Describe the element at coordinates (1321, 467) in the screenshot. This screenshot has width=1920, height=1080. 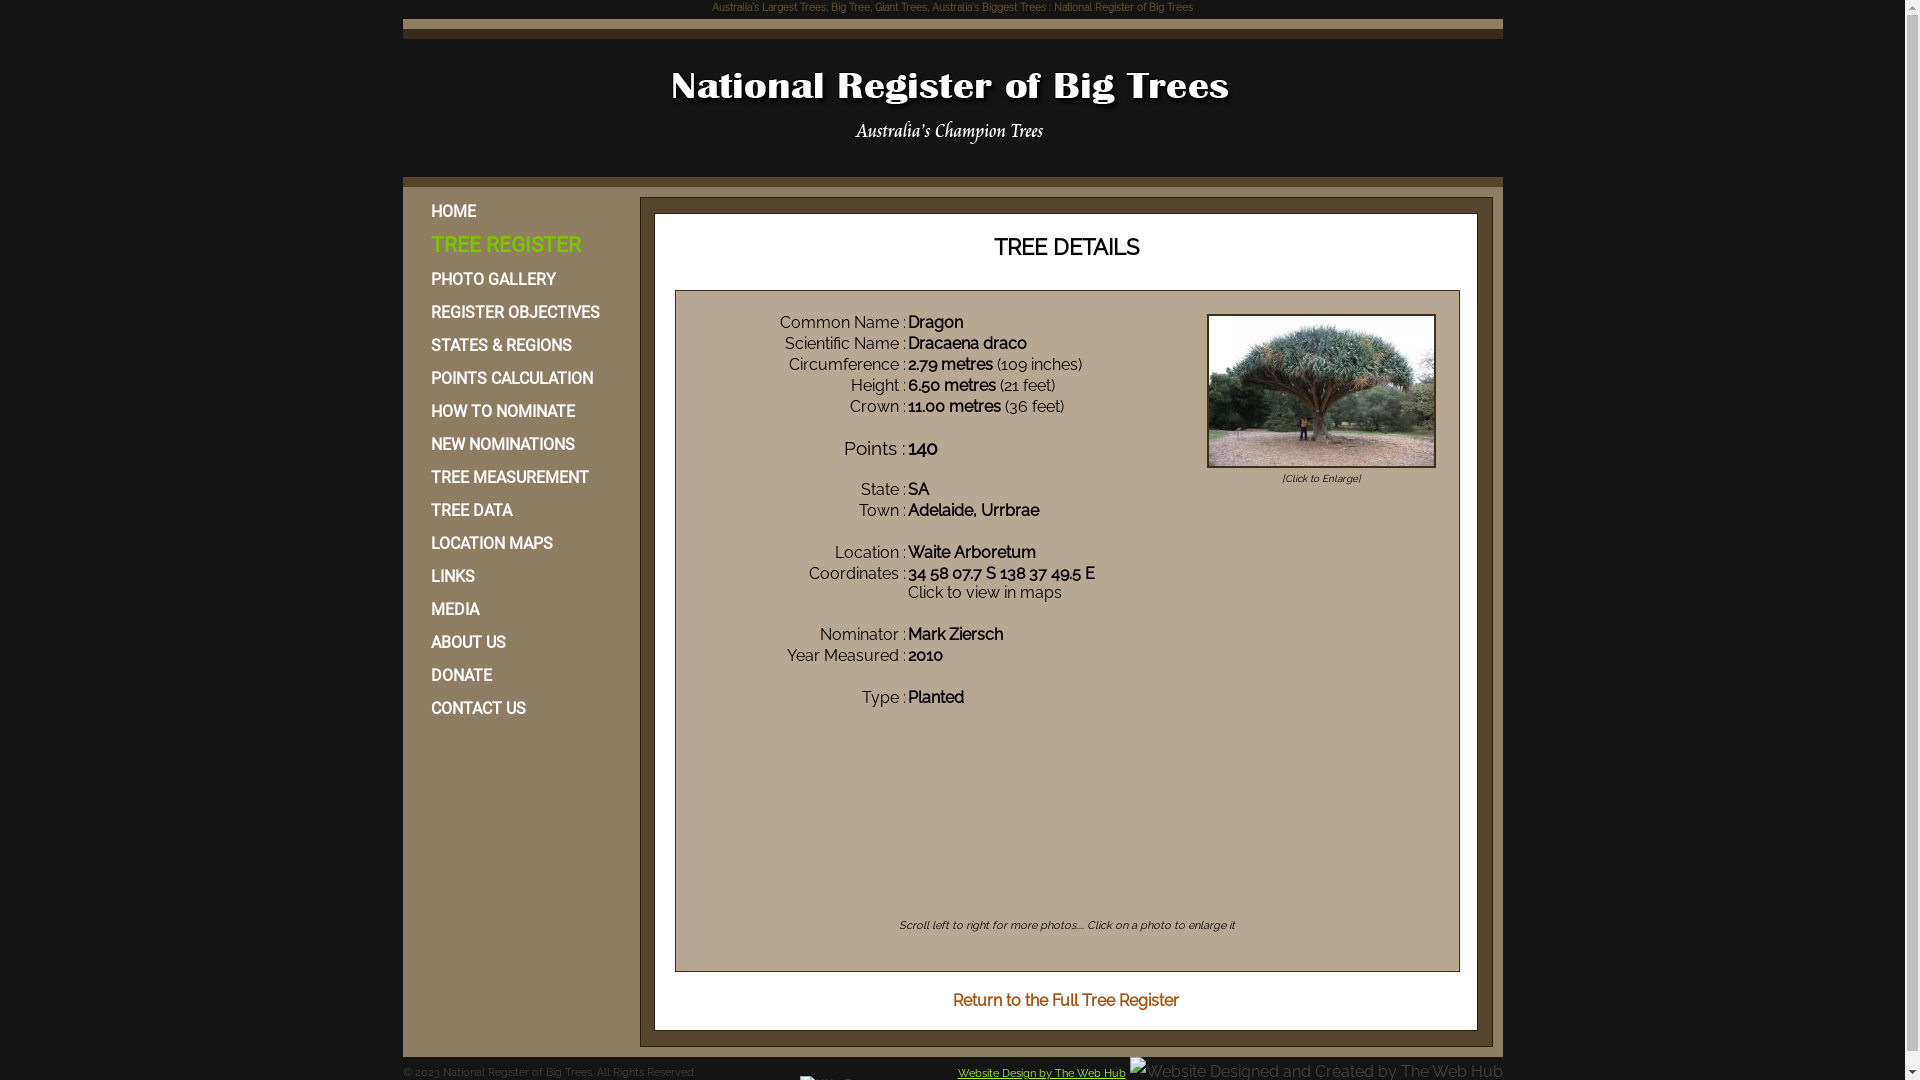
I see `'Dragon : Dracaena draco'` at that location.